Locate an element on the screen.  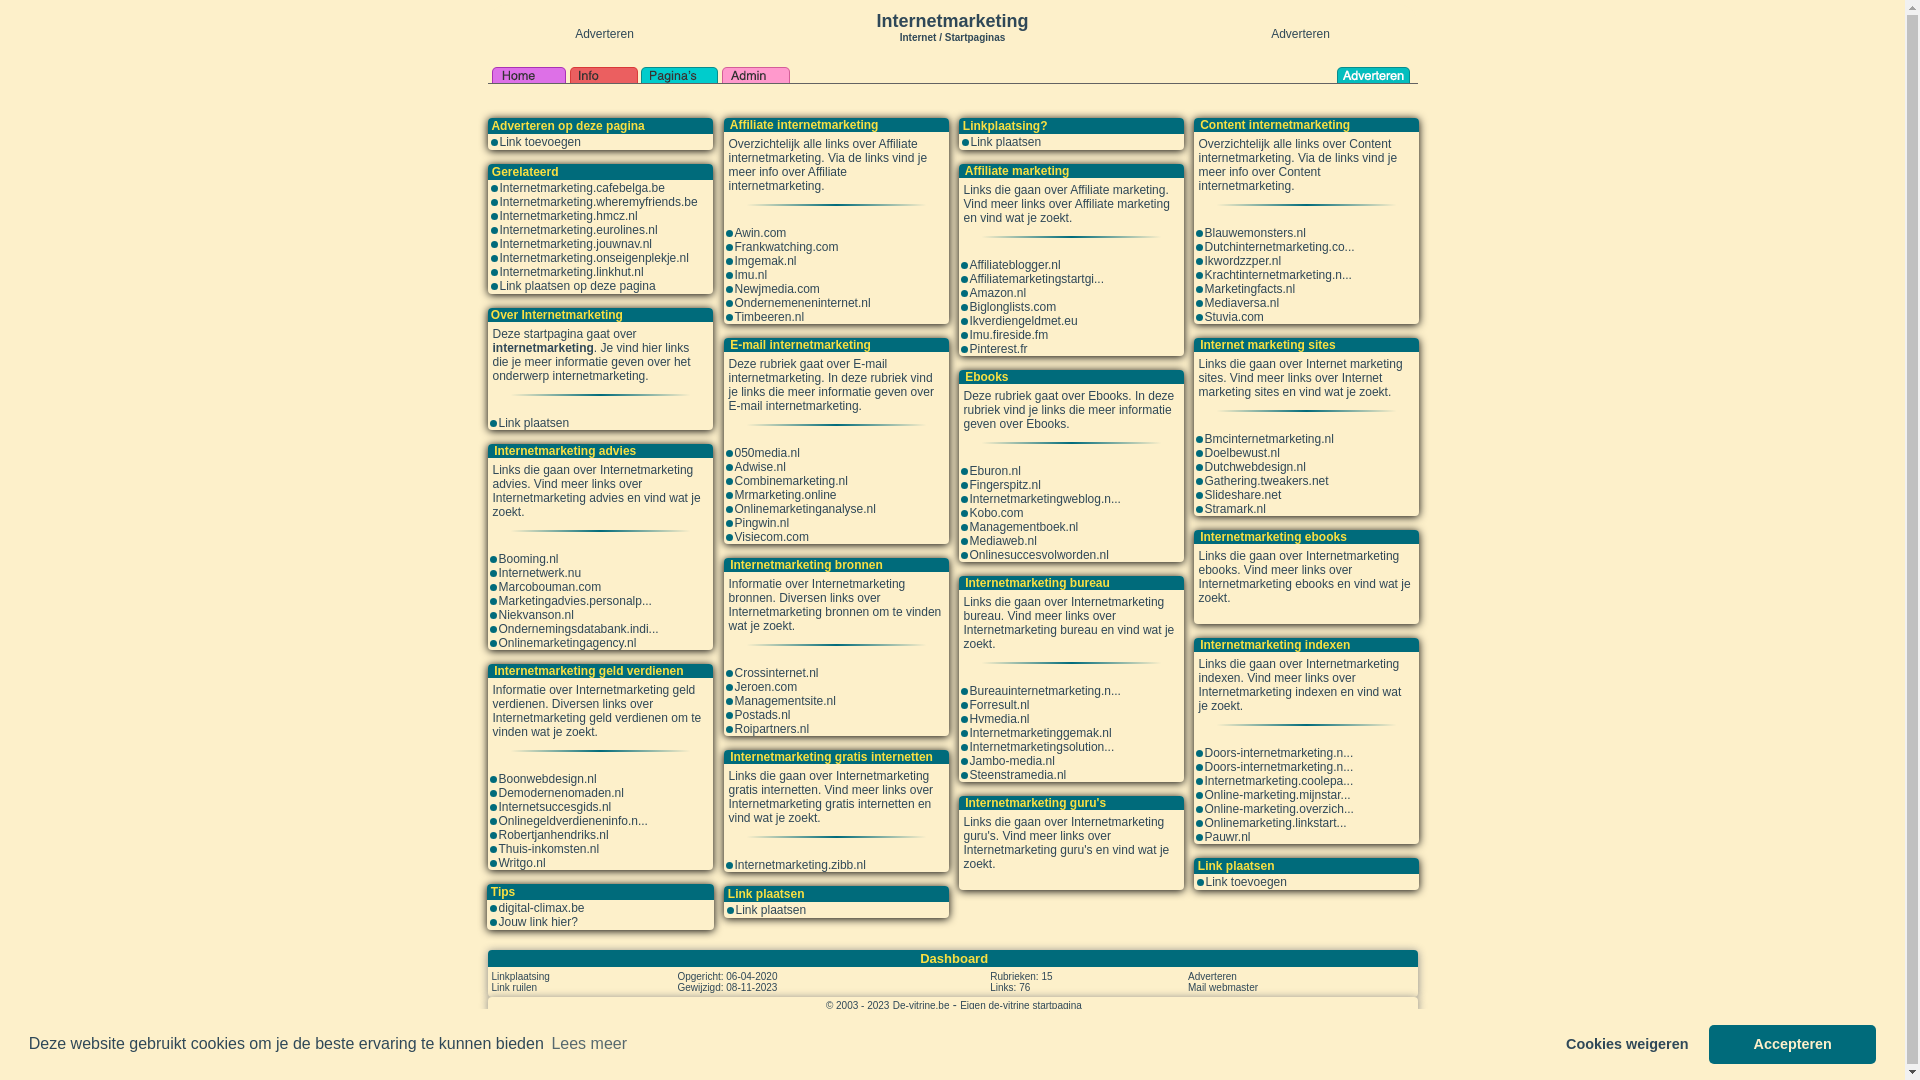
'Managementsite.nl' is located at coordinates (783, 700).